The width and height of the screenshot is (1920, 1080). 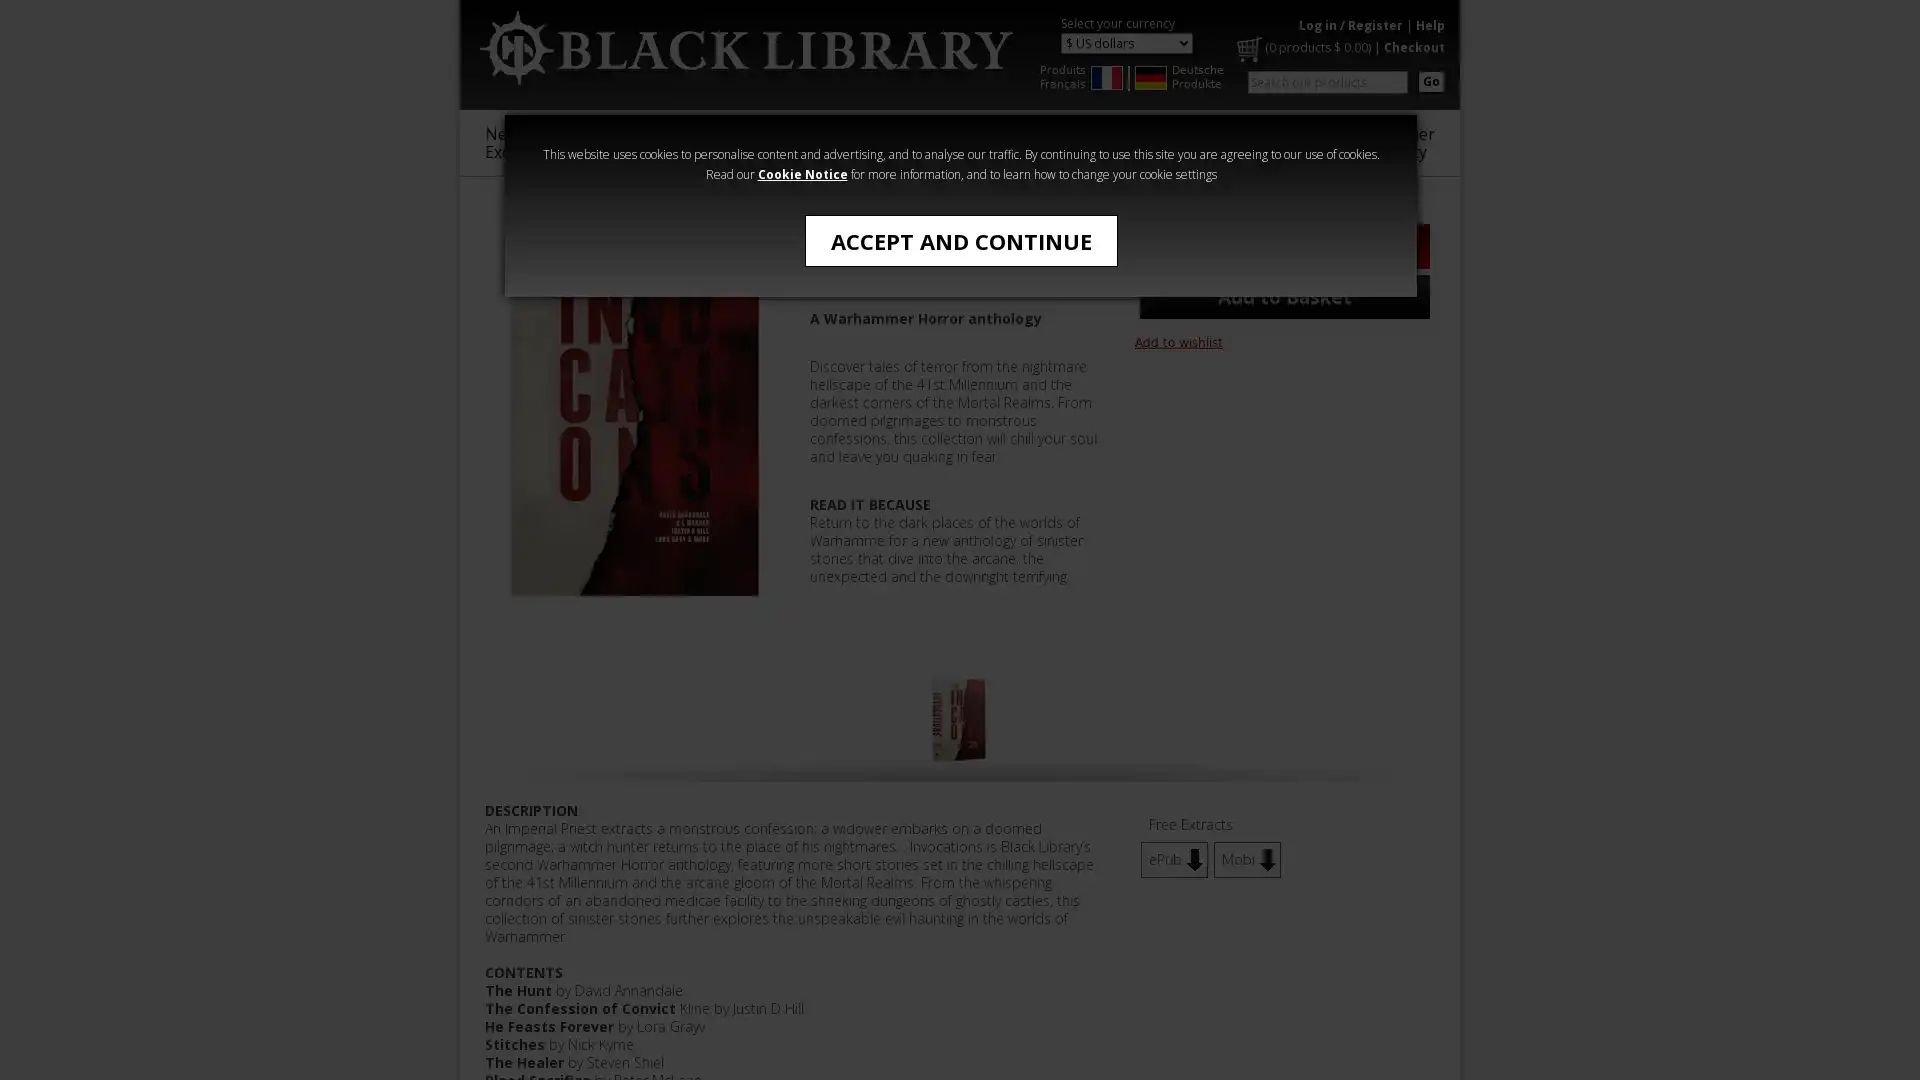 What do you see at coordinates (1285, 297) in the screenshot?
I see `Add to Basket` at bounding box center [1285, 297].